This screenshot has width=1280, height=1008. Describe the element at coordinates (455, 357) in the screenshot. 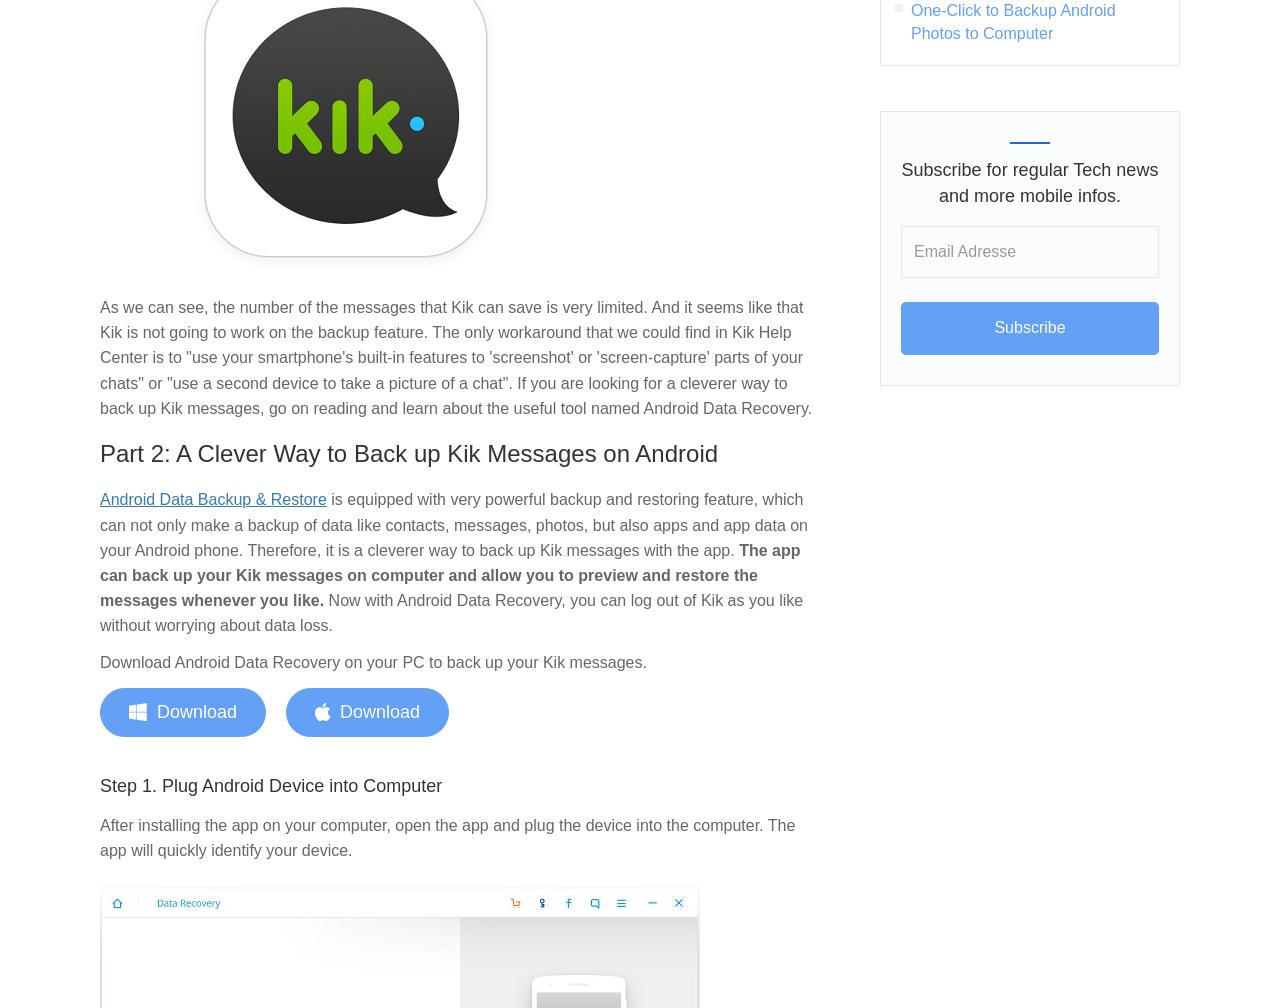

I see `'As we can see, the number of the messages that Kik can save is very limited. And it seems like that Kik is not going to work on the backup feature. The only workaround that we could find in Kik Help Center is to "use your smartphone's built-in features to 'screenshot' or 'screen-capture' parts of your chats" or "use a second device to take a picture of a chat". If you are looking for a cleverer way to back up Kik messages, go on reading and learn about the useful tool named Android Data Recovery.'` at that location.